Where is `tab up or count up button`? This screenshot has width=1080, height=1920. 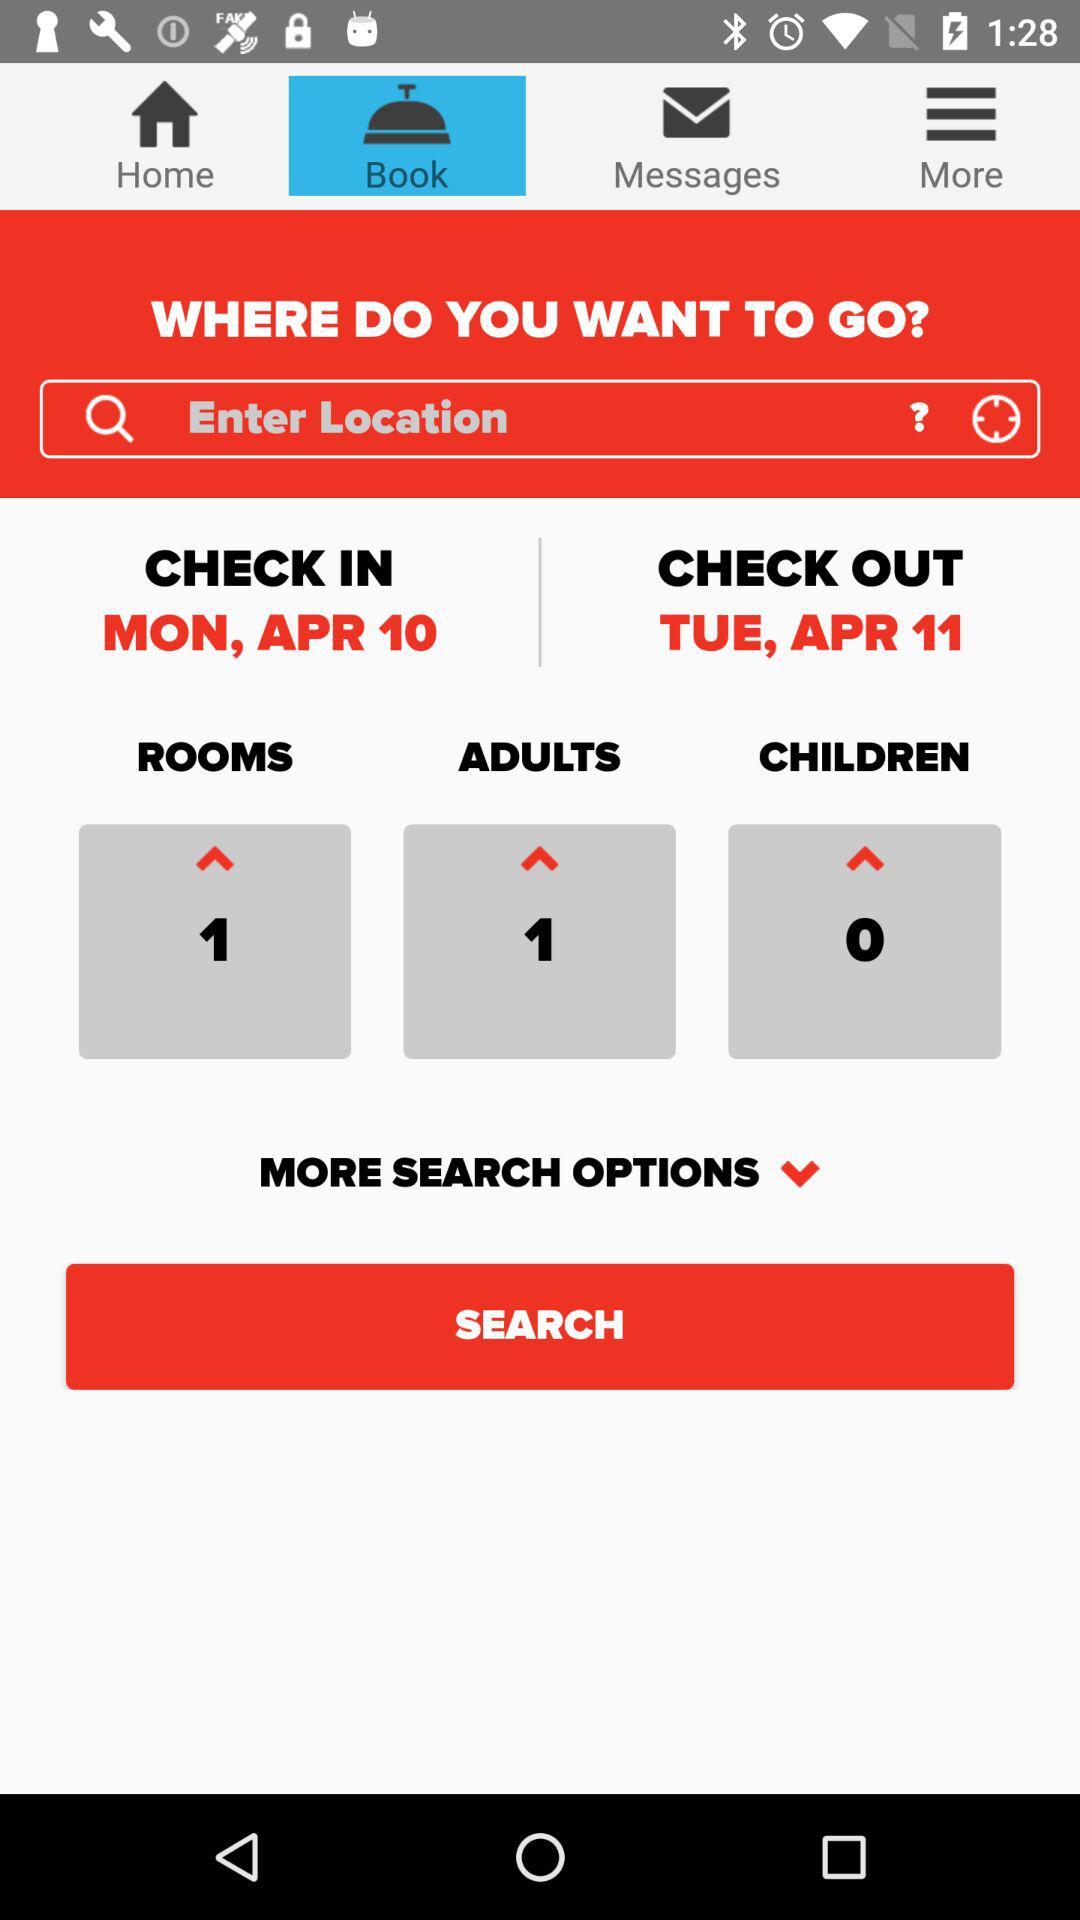 tab up or count up button is located at coordinates (863, 863).